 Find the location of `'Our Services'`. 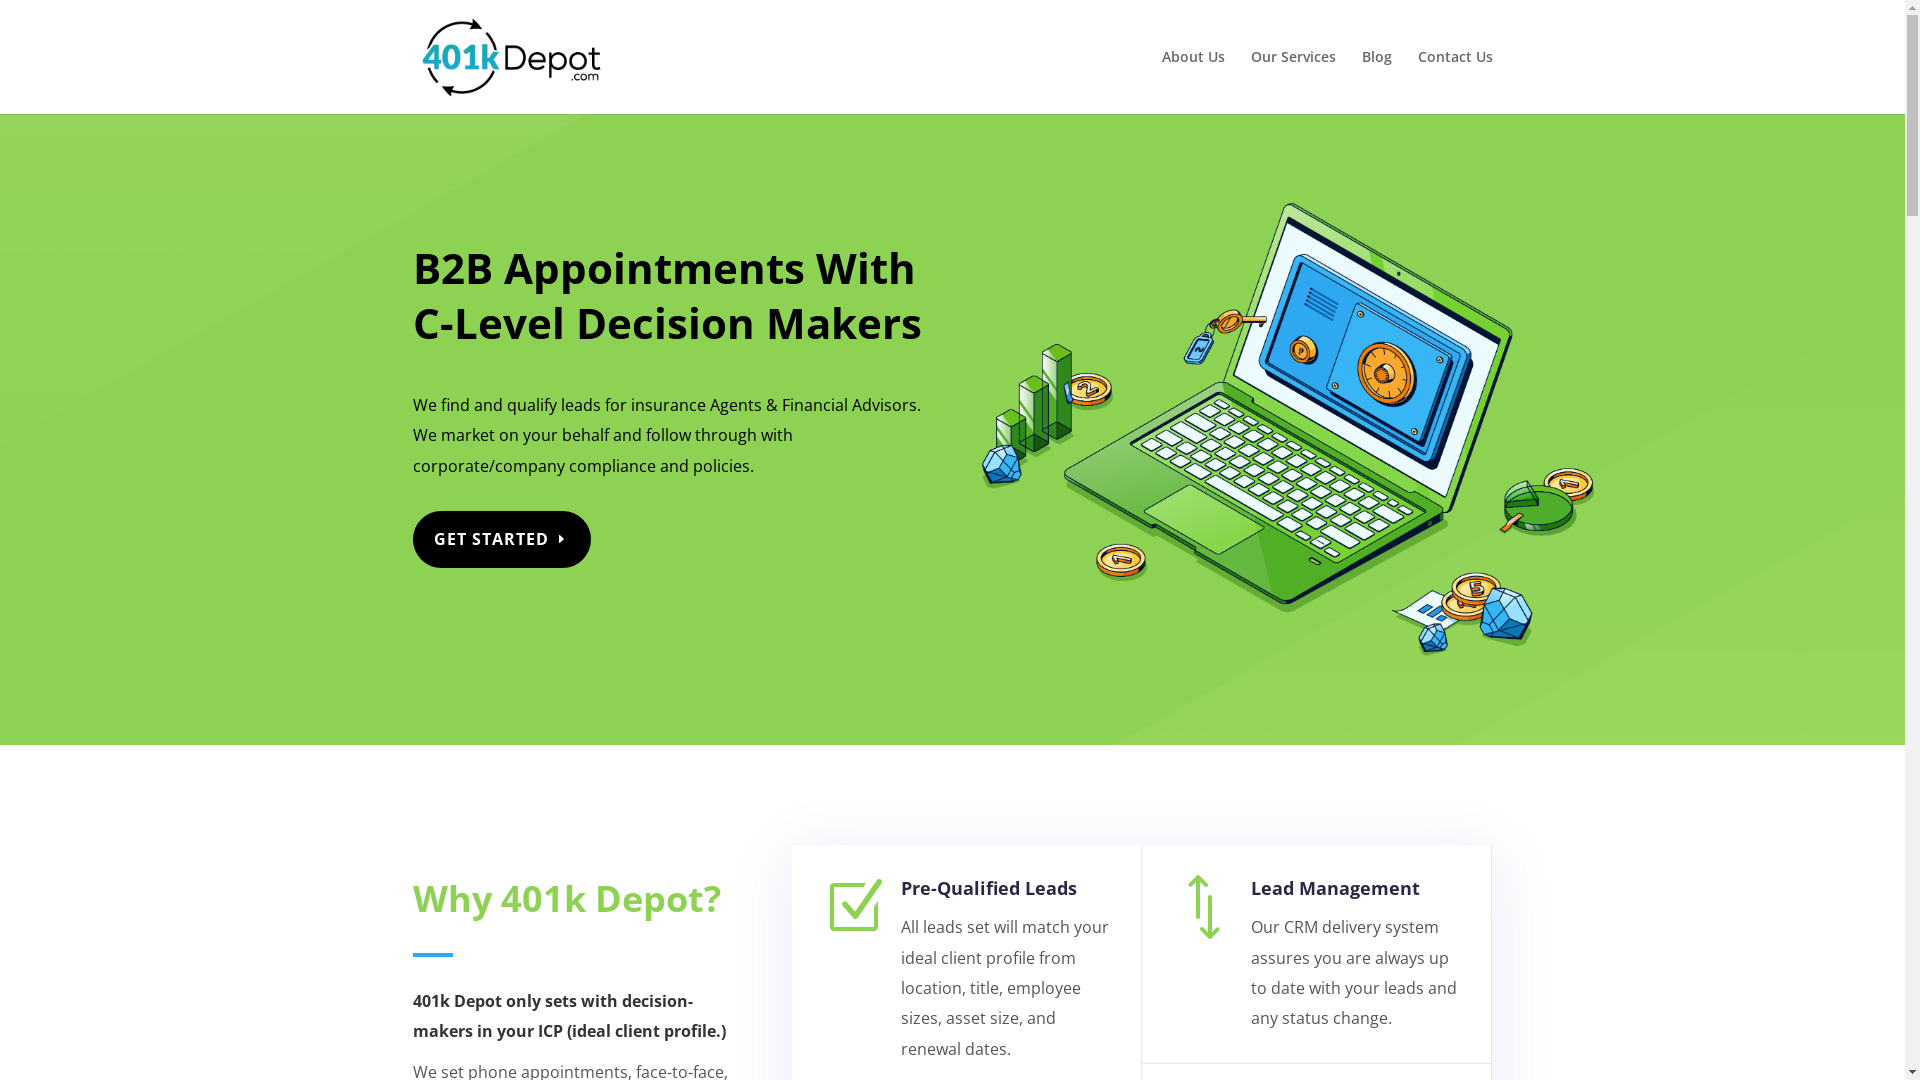

'Our Services' is located at coordinates (1292, 80).